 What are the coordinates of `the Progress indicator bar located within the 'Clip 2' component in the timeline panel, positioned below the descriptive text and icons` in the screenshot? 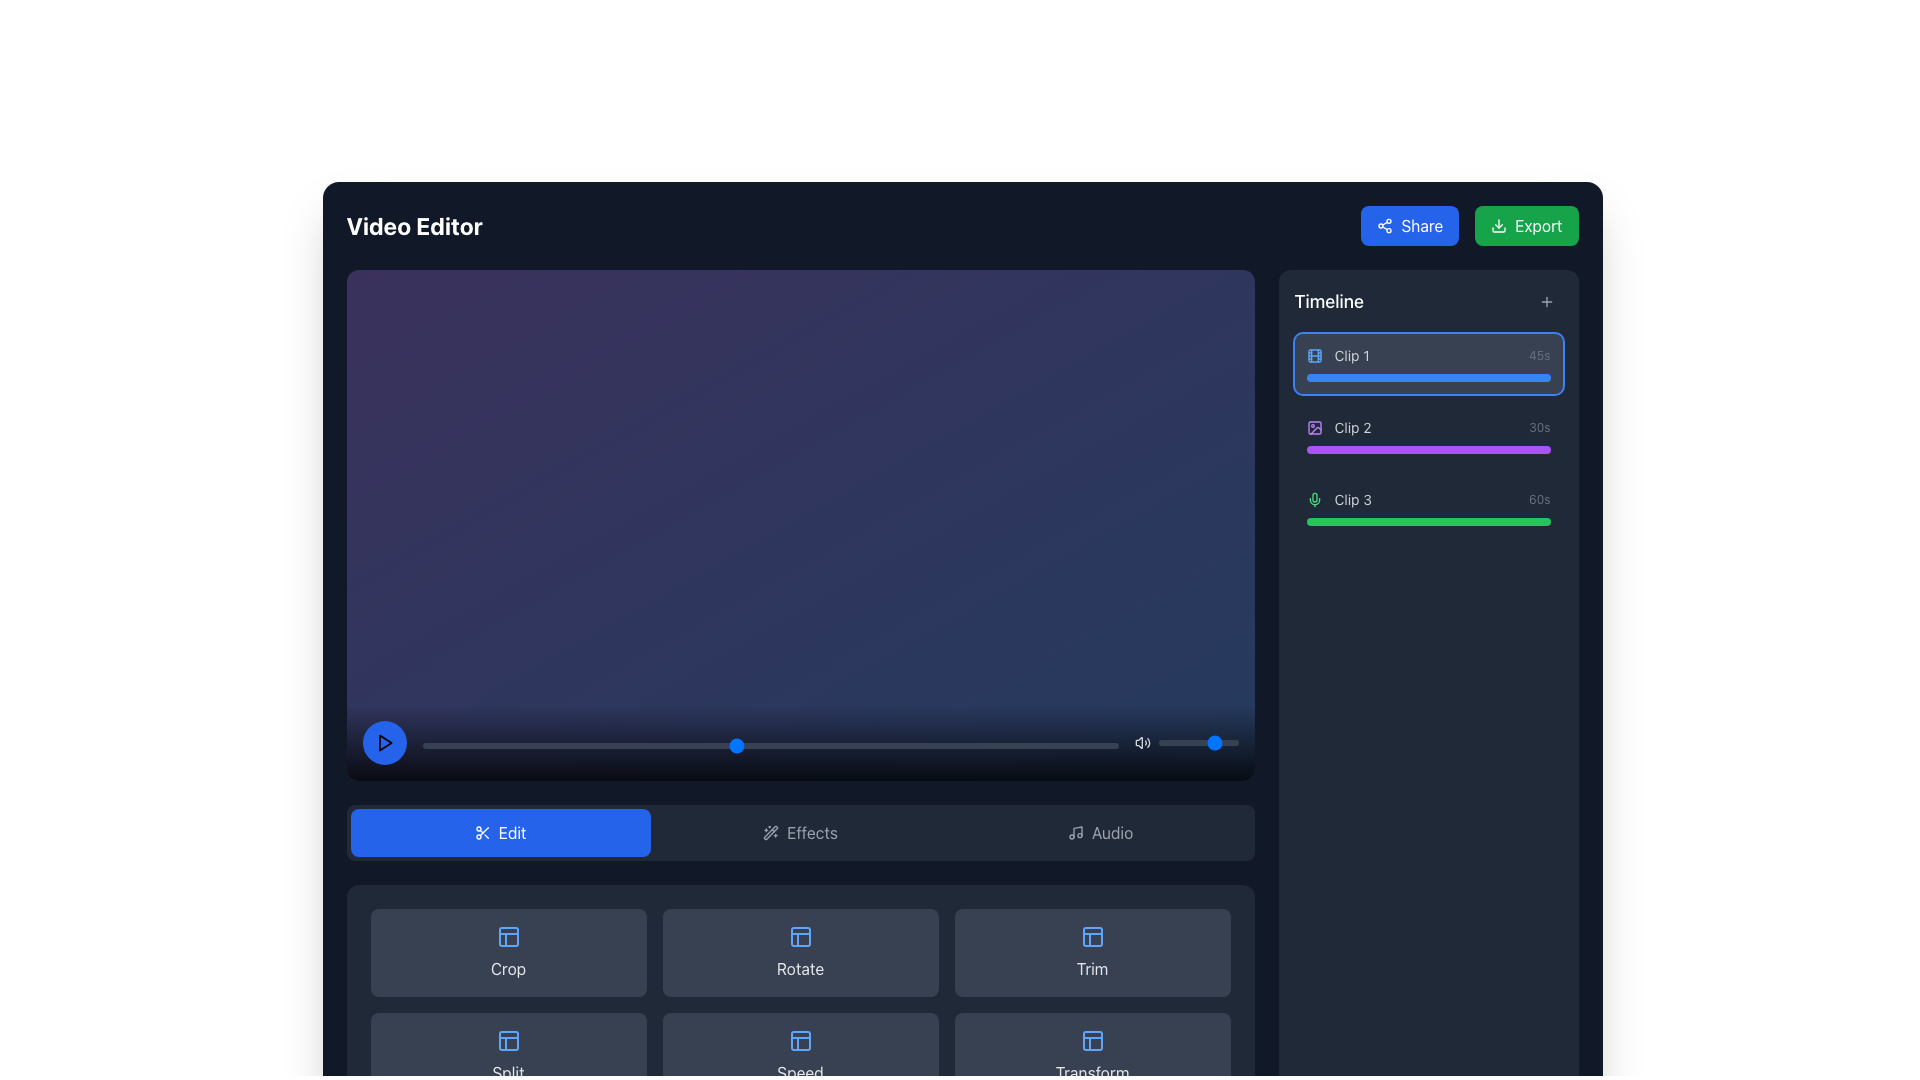 It's located at (1427, 450).